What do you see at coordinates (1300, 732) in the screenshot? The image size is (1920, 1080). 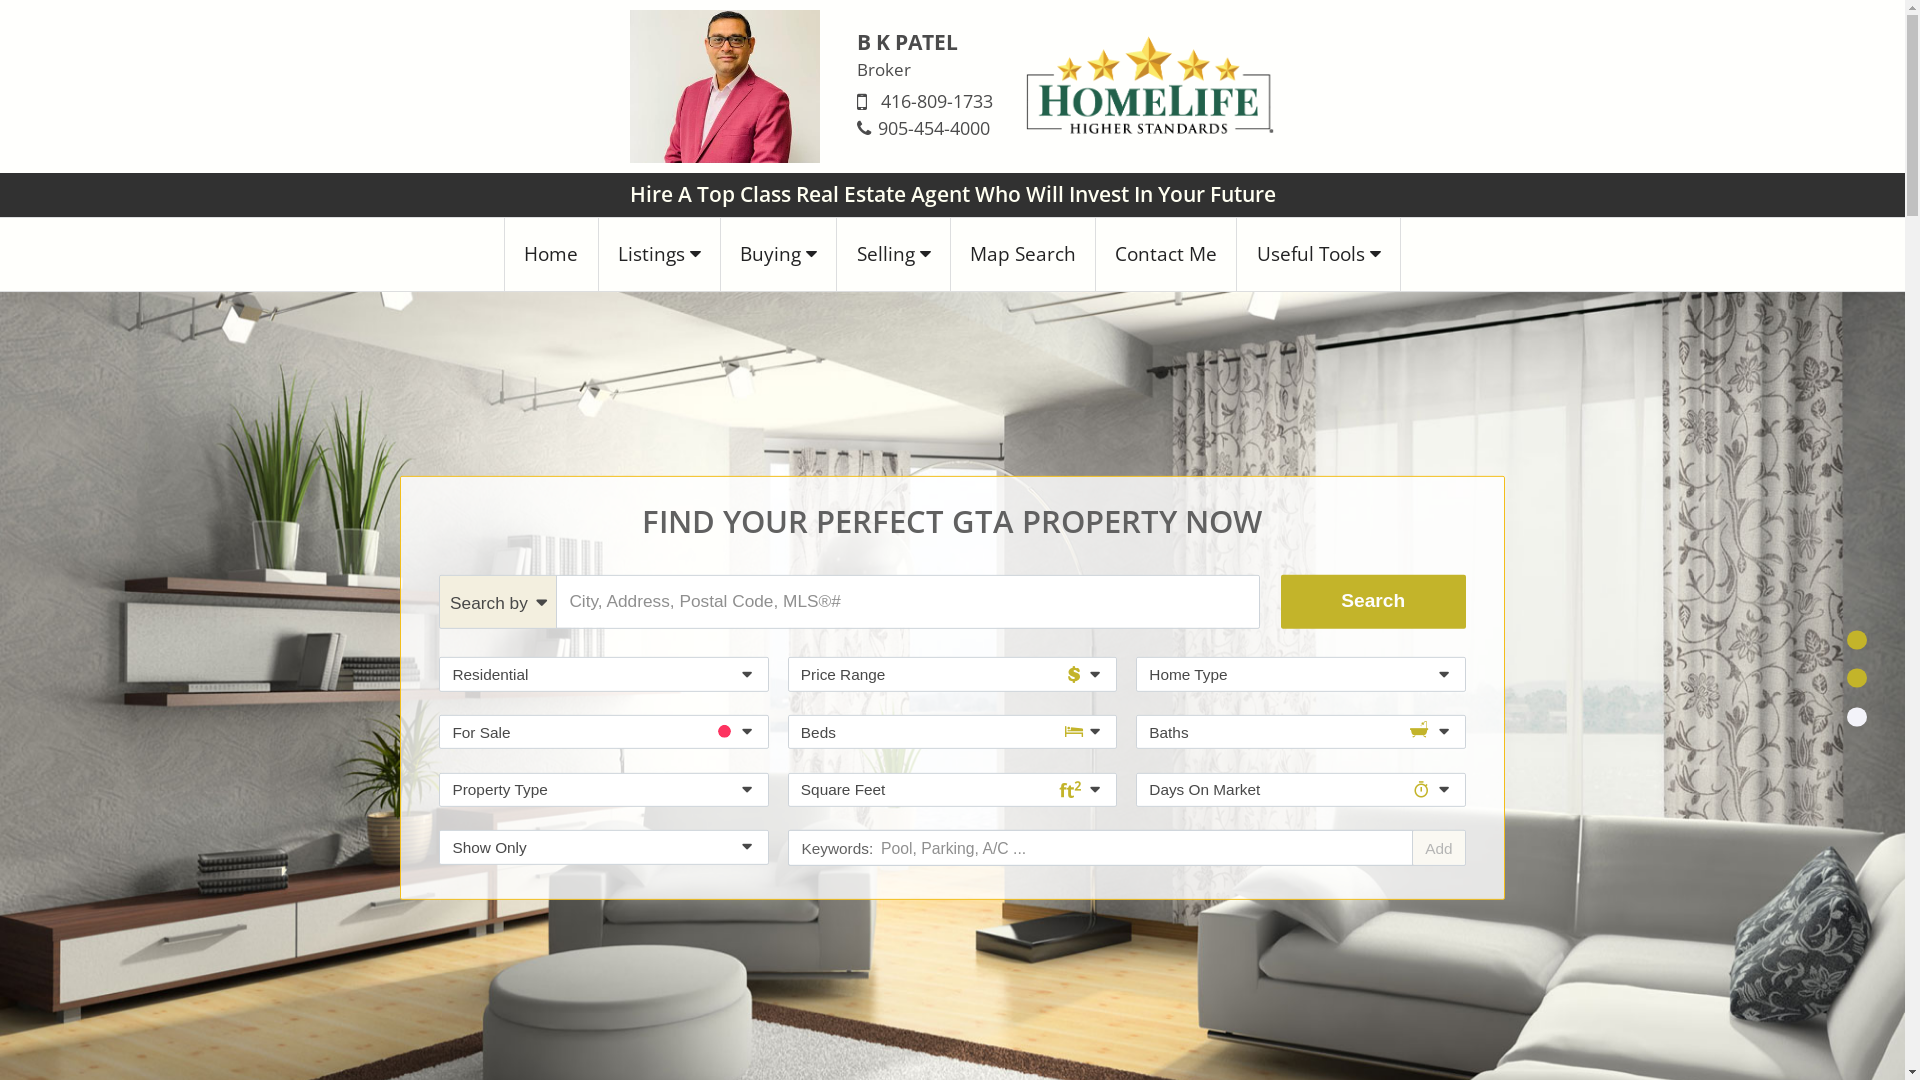 I see `'Baths'` at bounding box center [1300, 732].